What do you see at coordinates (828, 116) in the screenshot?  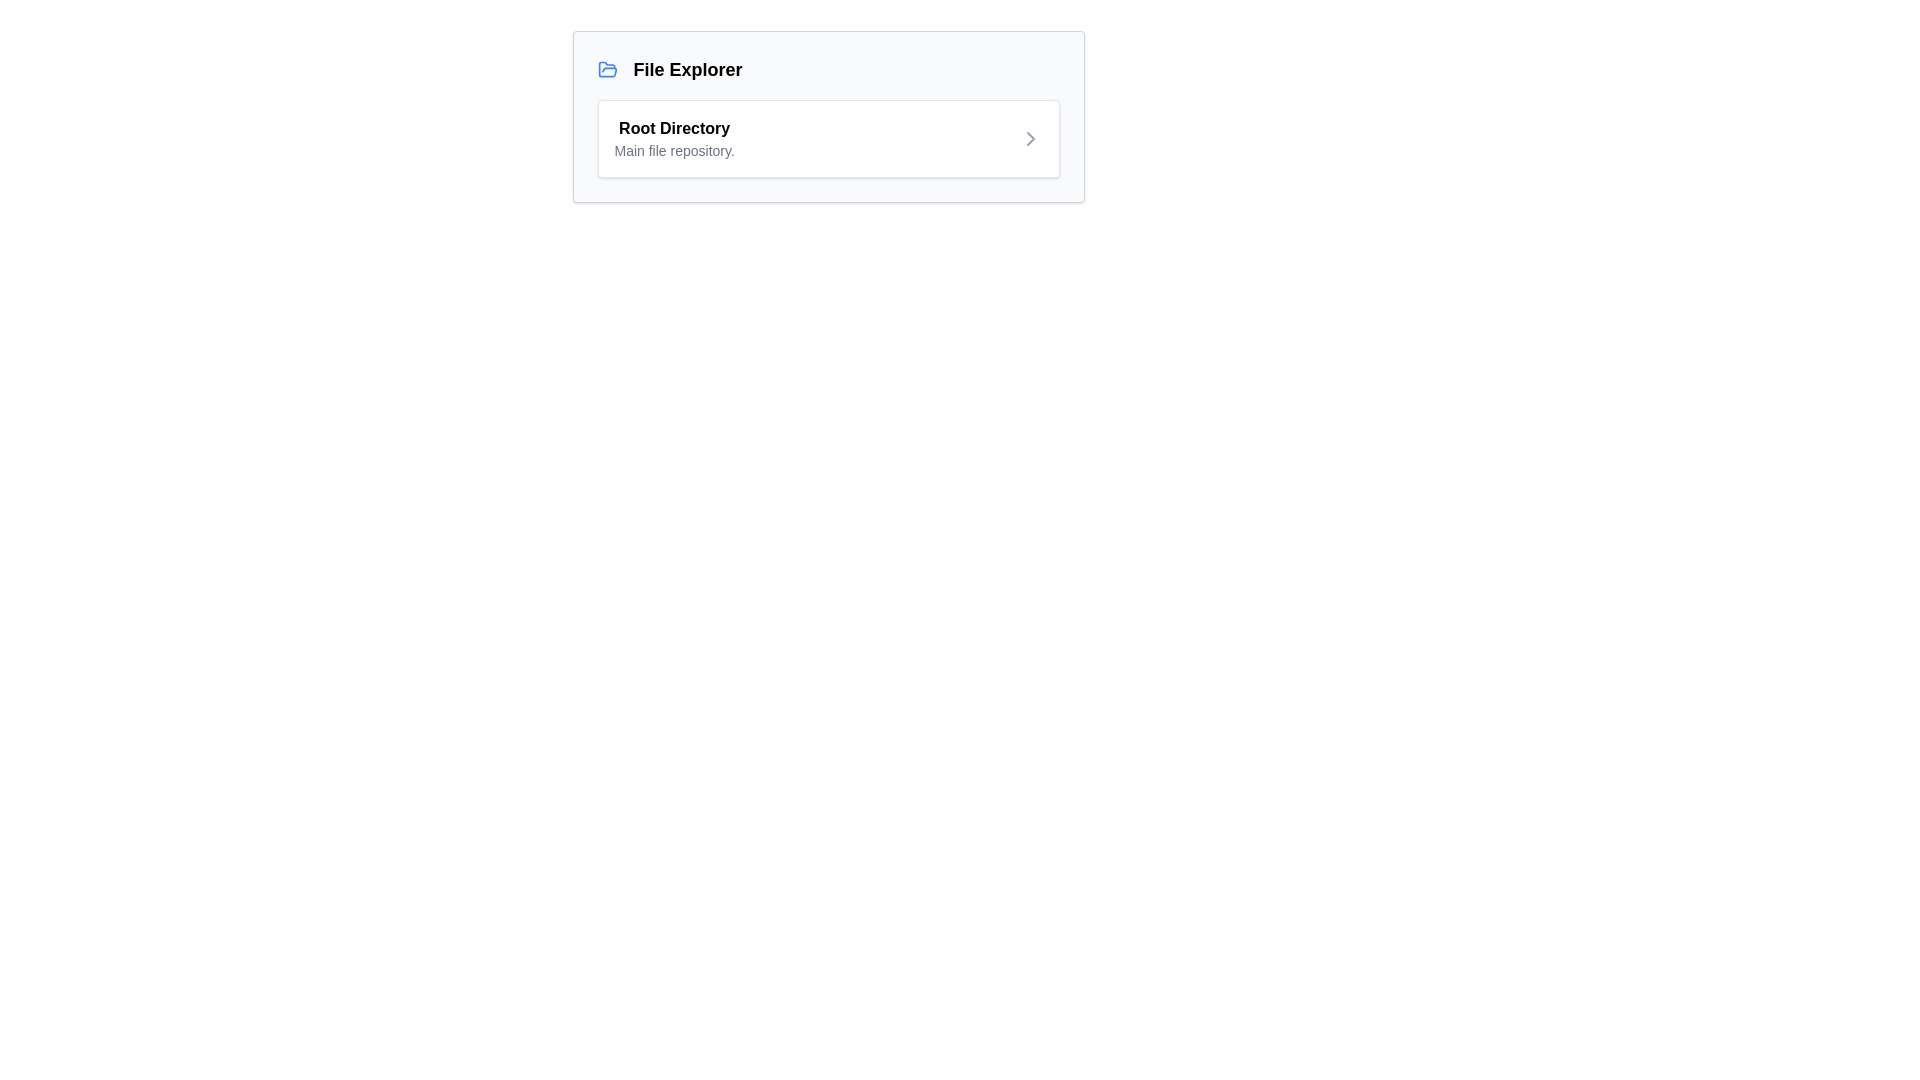 I see `the main card representing the 'Root Directory' in the File Explorer interface` at bounding box center [828, 116].